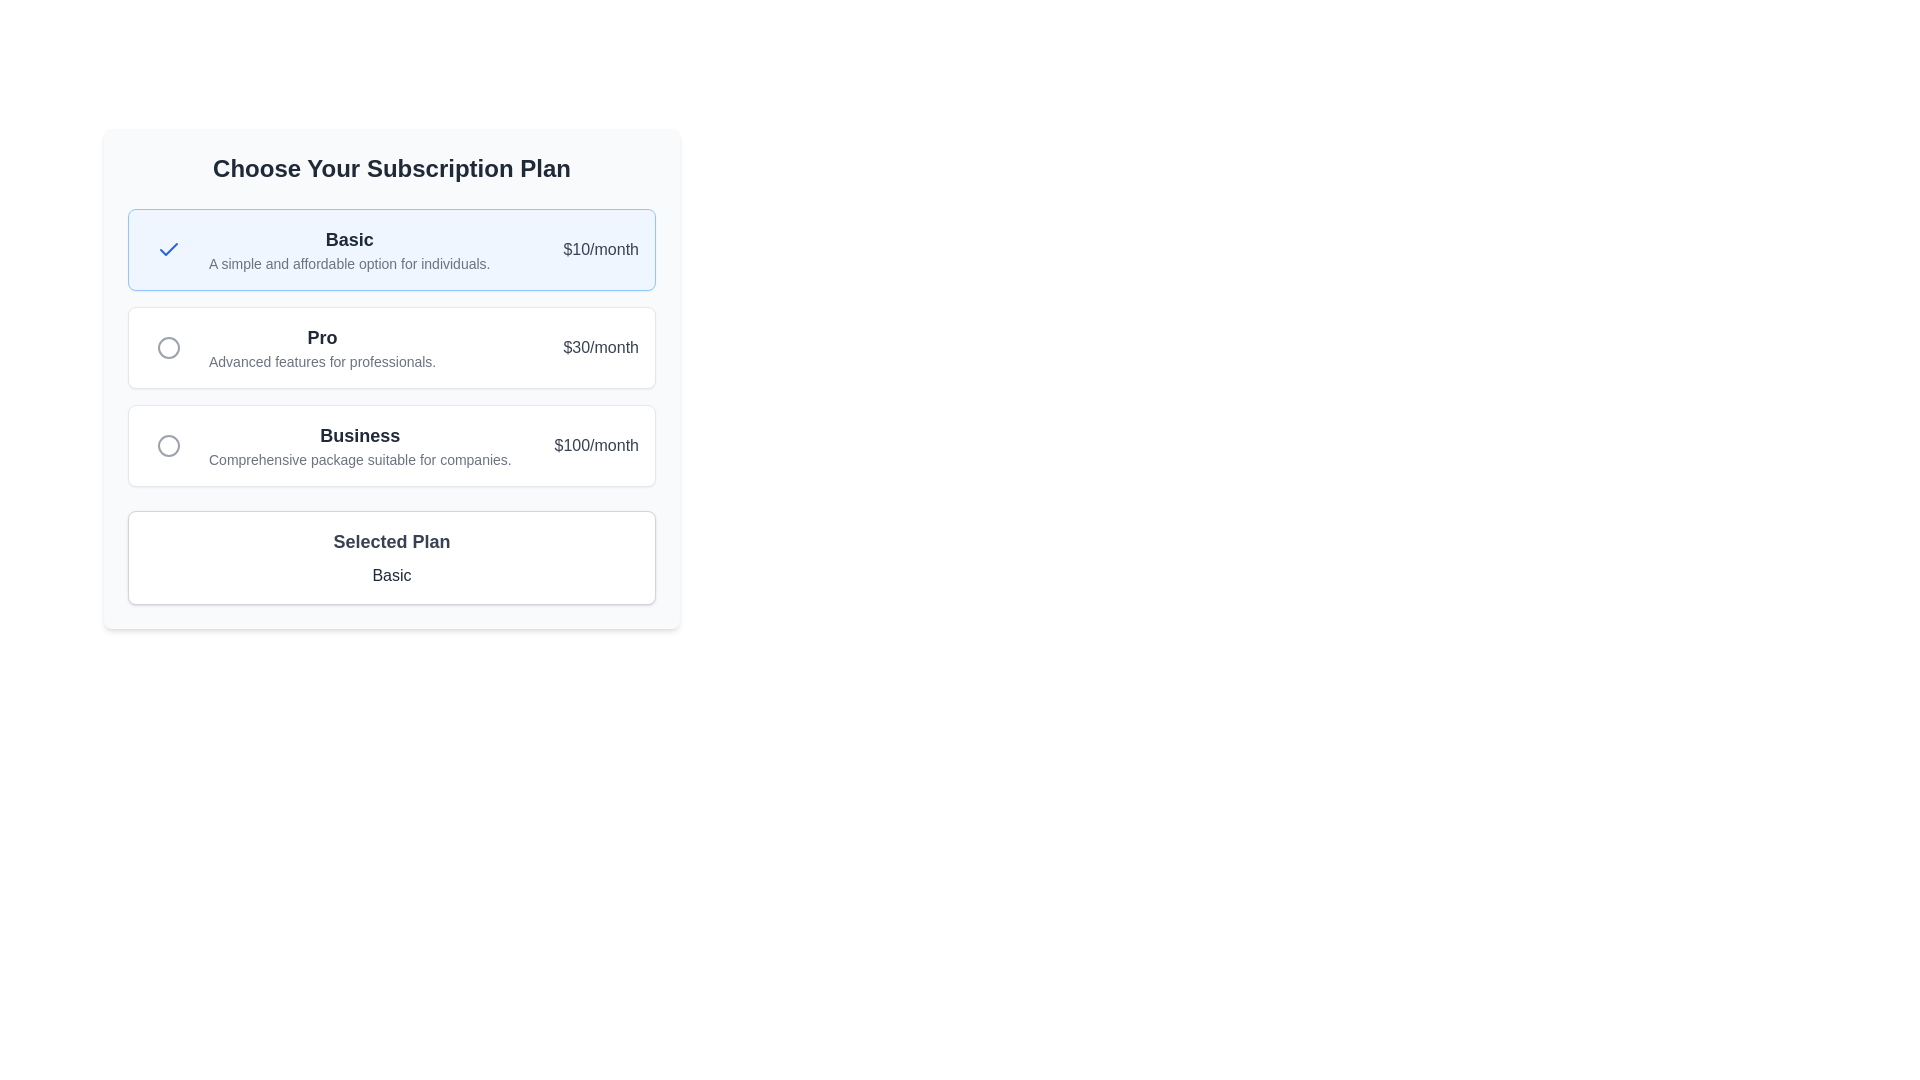 This screenshot has width=1920, height=1080. What do you see at coordinates (392, 542) in the screenshot?
I see `the 'Selected Plan' text label, which is bold, dark gray, and larger than other text, located above 'Basic' in the 'Selected Plan Basic' box` at bounding box center [392, 542].